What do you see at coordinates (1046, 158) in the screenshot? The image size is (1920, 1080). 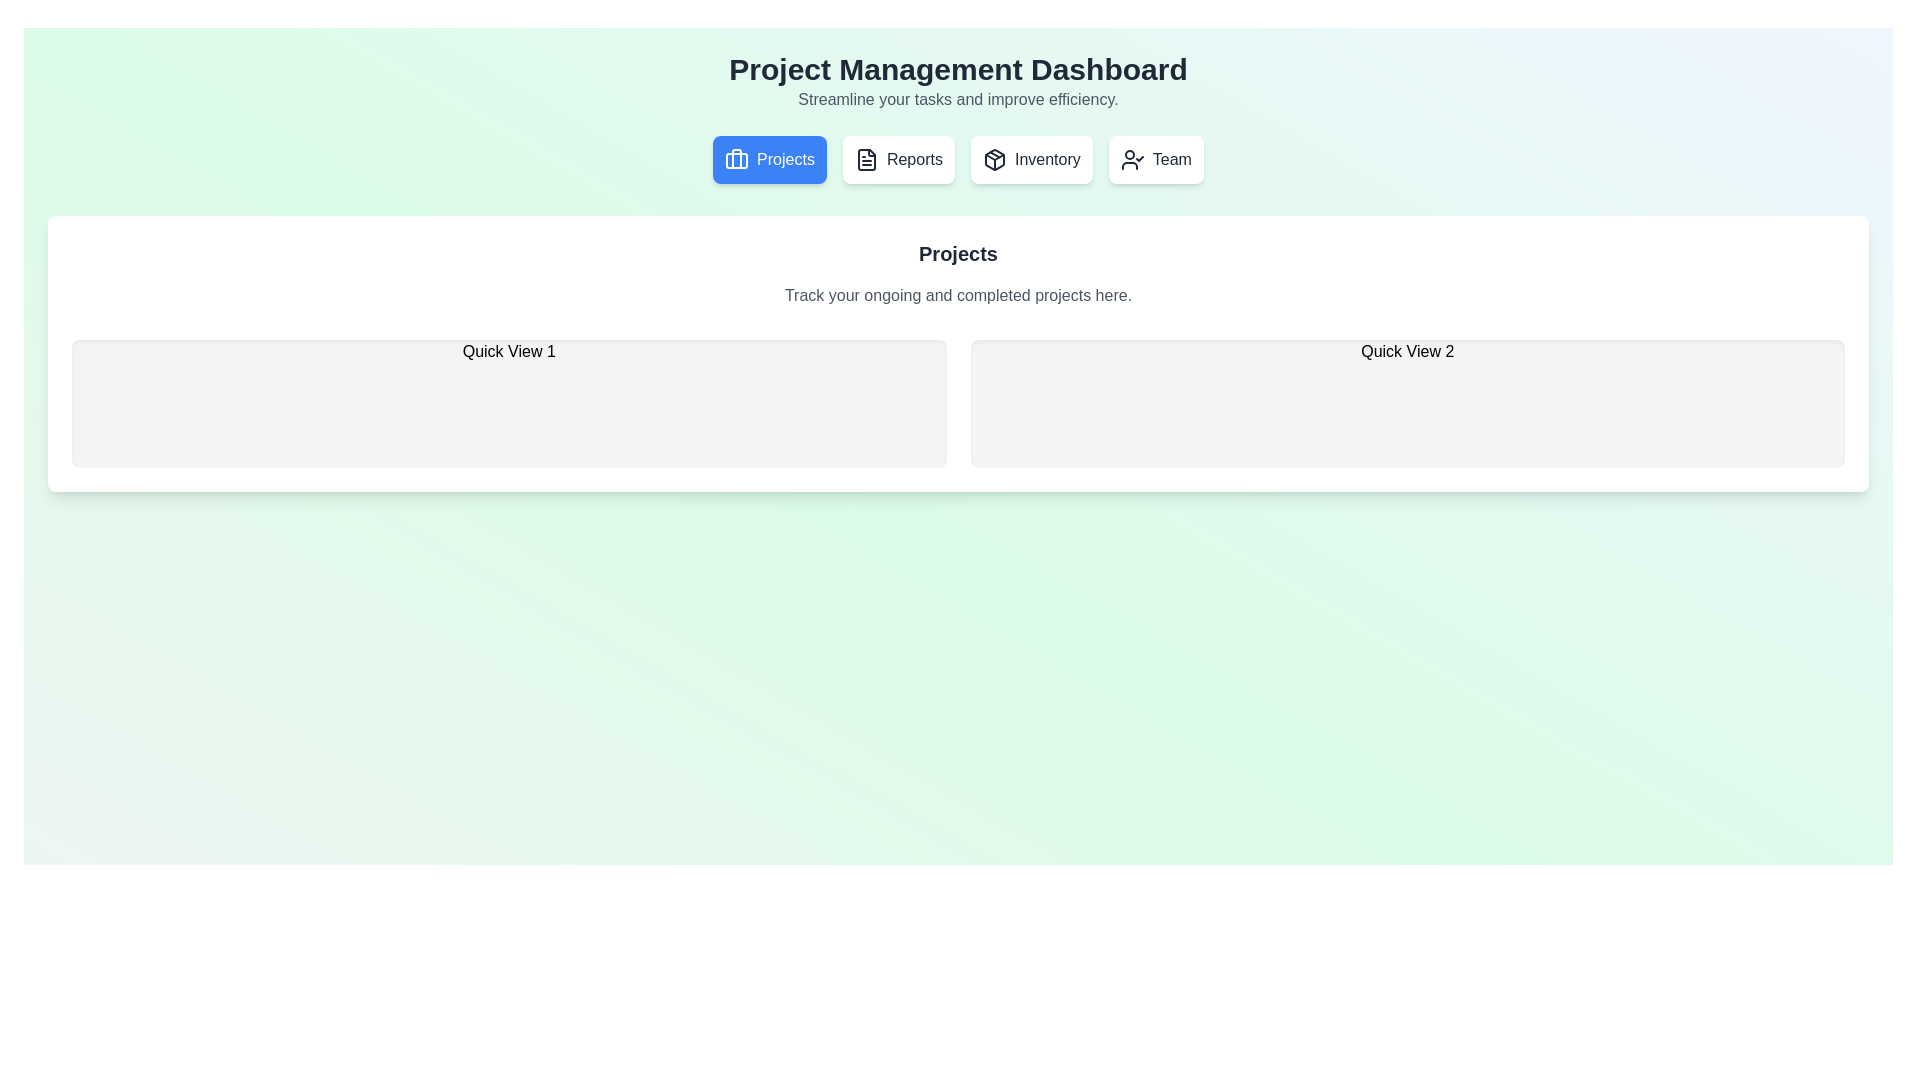 I see `the 'Inventory' button located in the navigation bar` at bounding box center [1046, 158].